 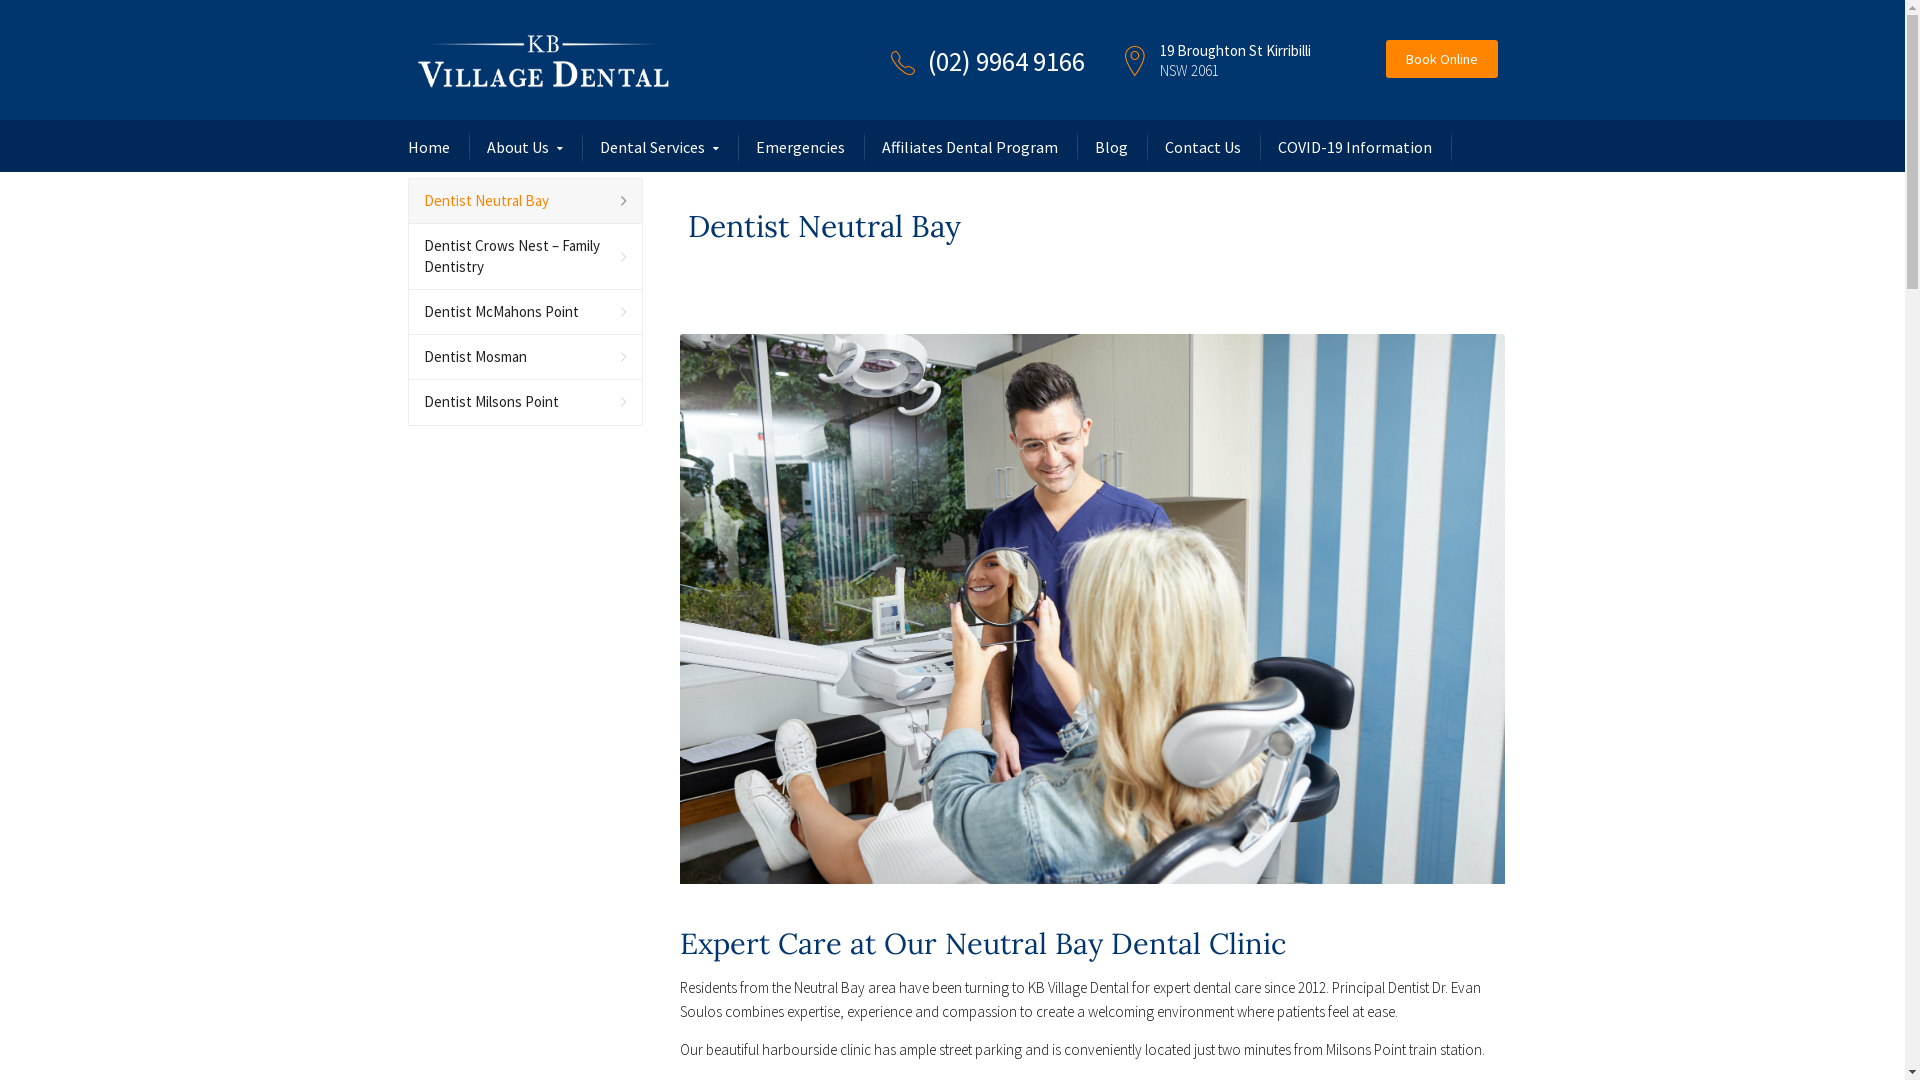 I want to click on 'Book Online', so click(x=1385, y=57).